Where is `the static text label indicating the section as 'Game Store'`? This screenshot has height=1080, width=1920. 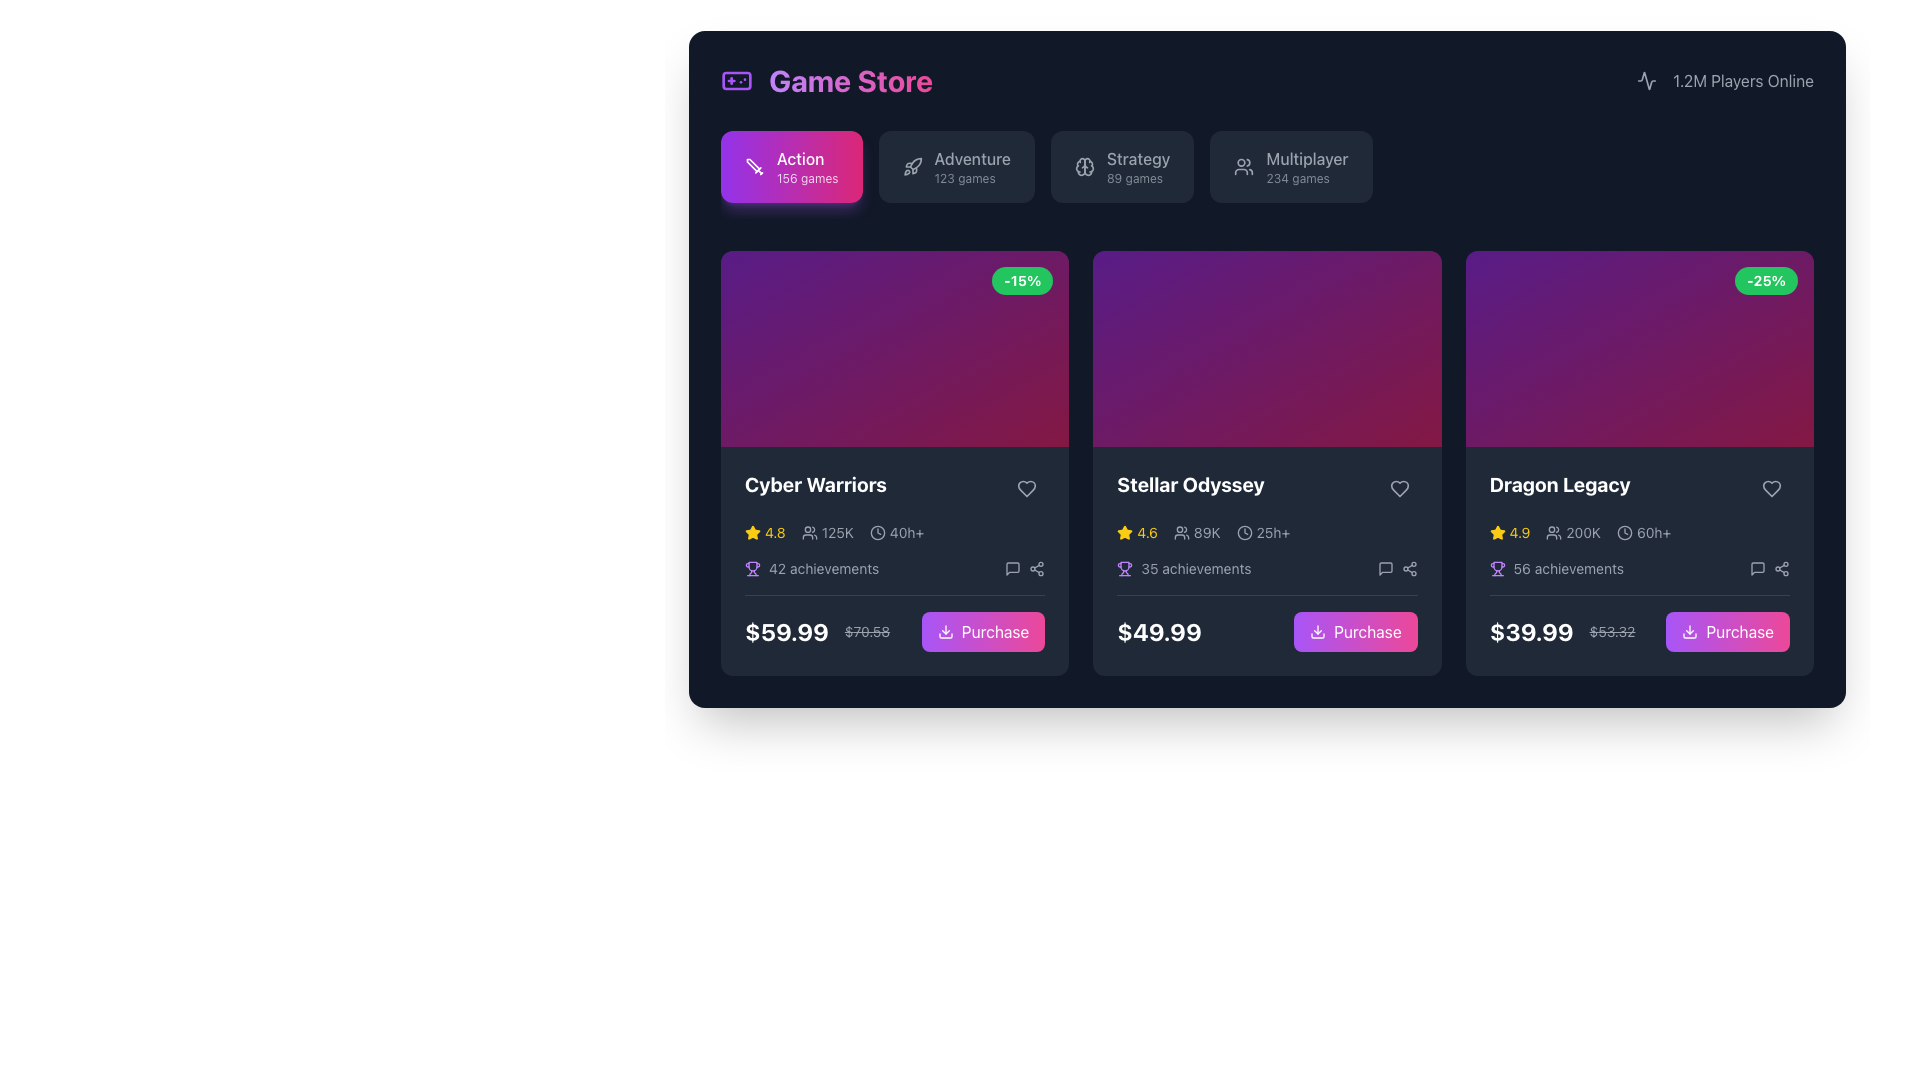 the static text label indicating the section as 'Game Store' is located at coordinates (827, 80).